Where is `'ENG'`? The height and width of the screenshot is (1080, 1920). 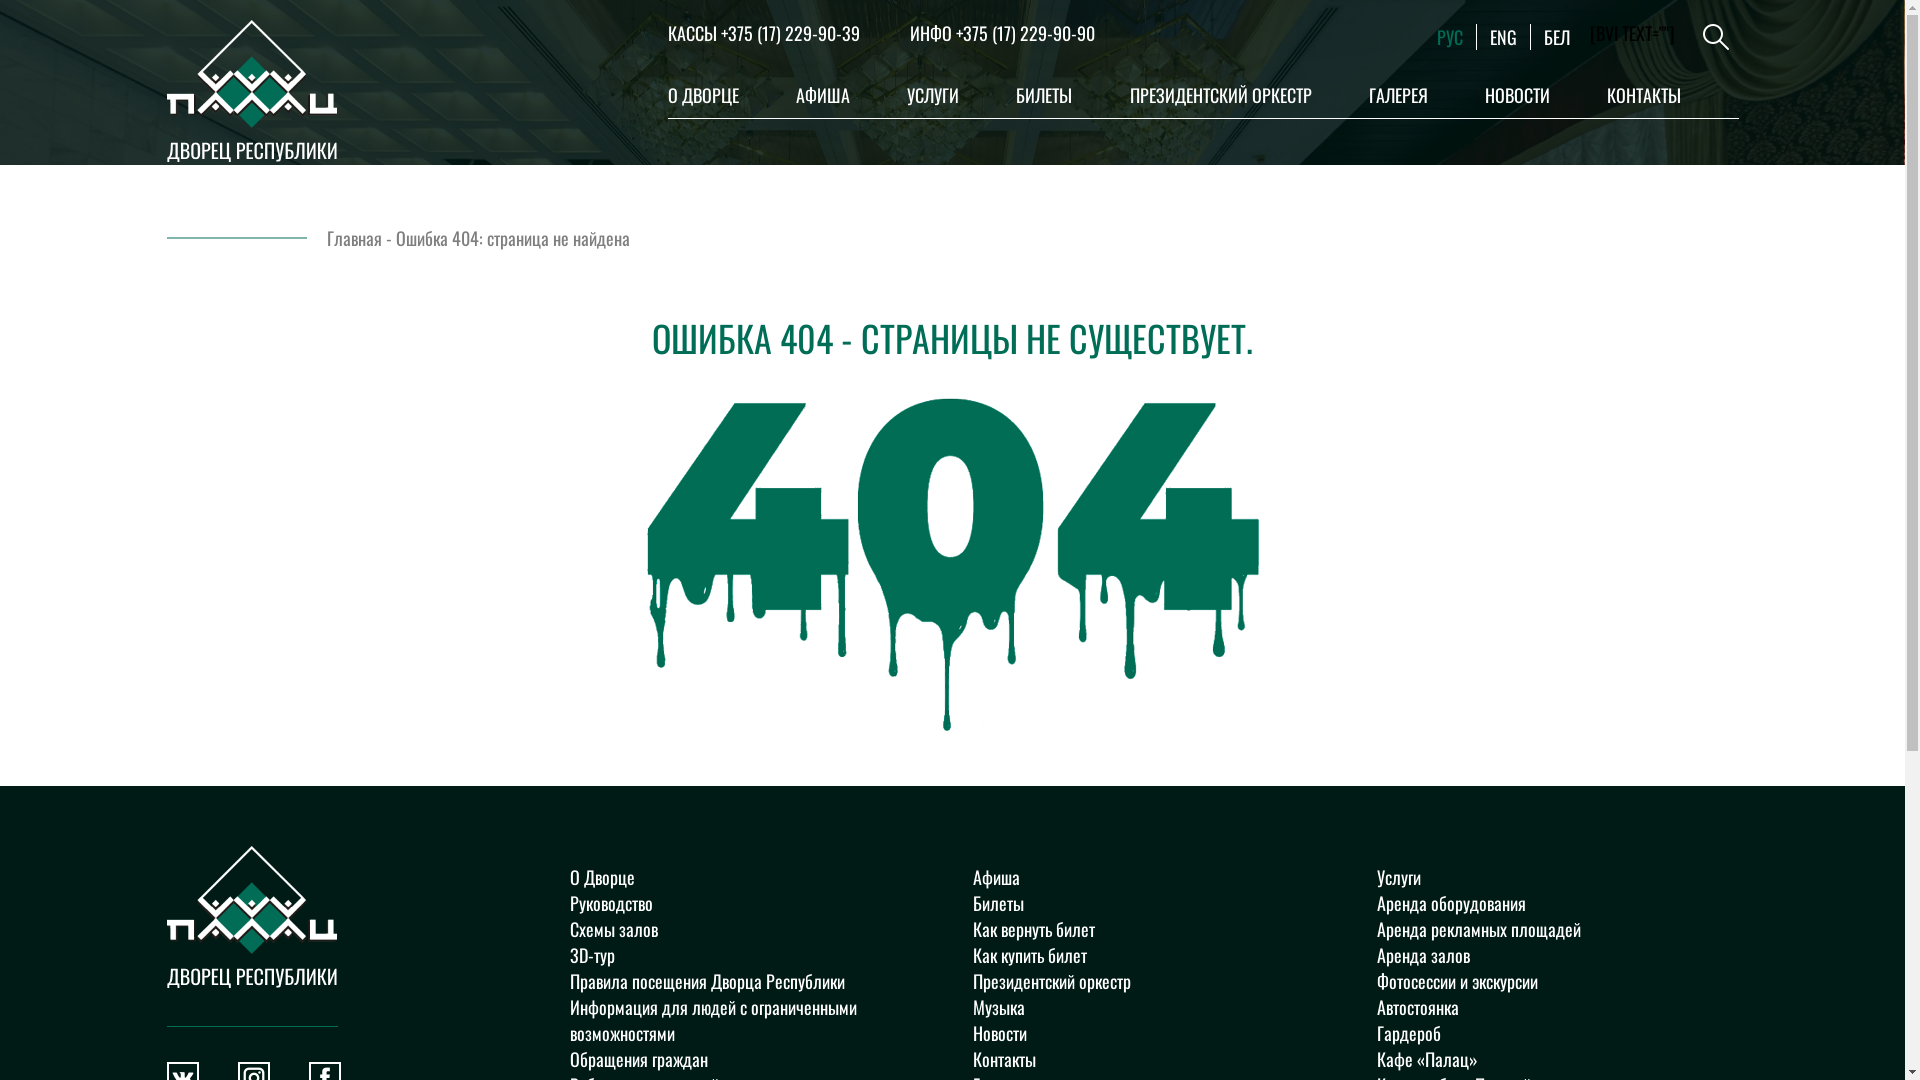 'ENG' is located at coordinates (1503, 37).